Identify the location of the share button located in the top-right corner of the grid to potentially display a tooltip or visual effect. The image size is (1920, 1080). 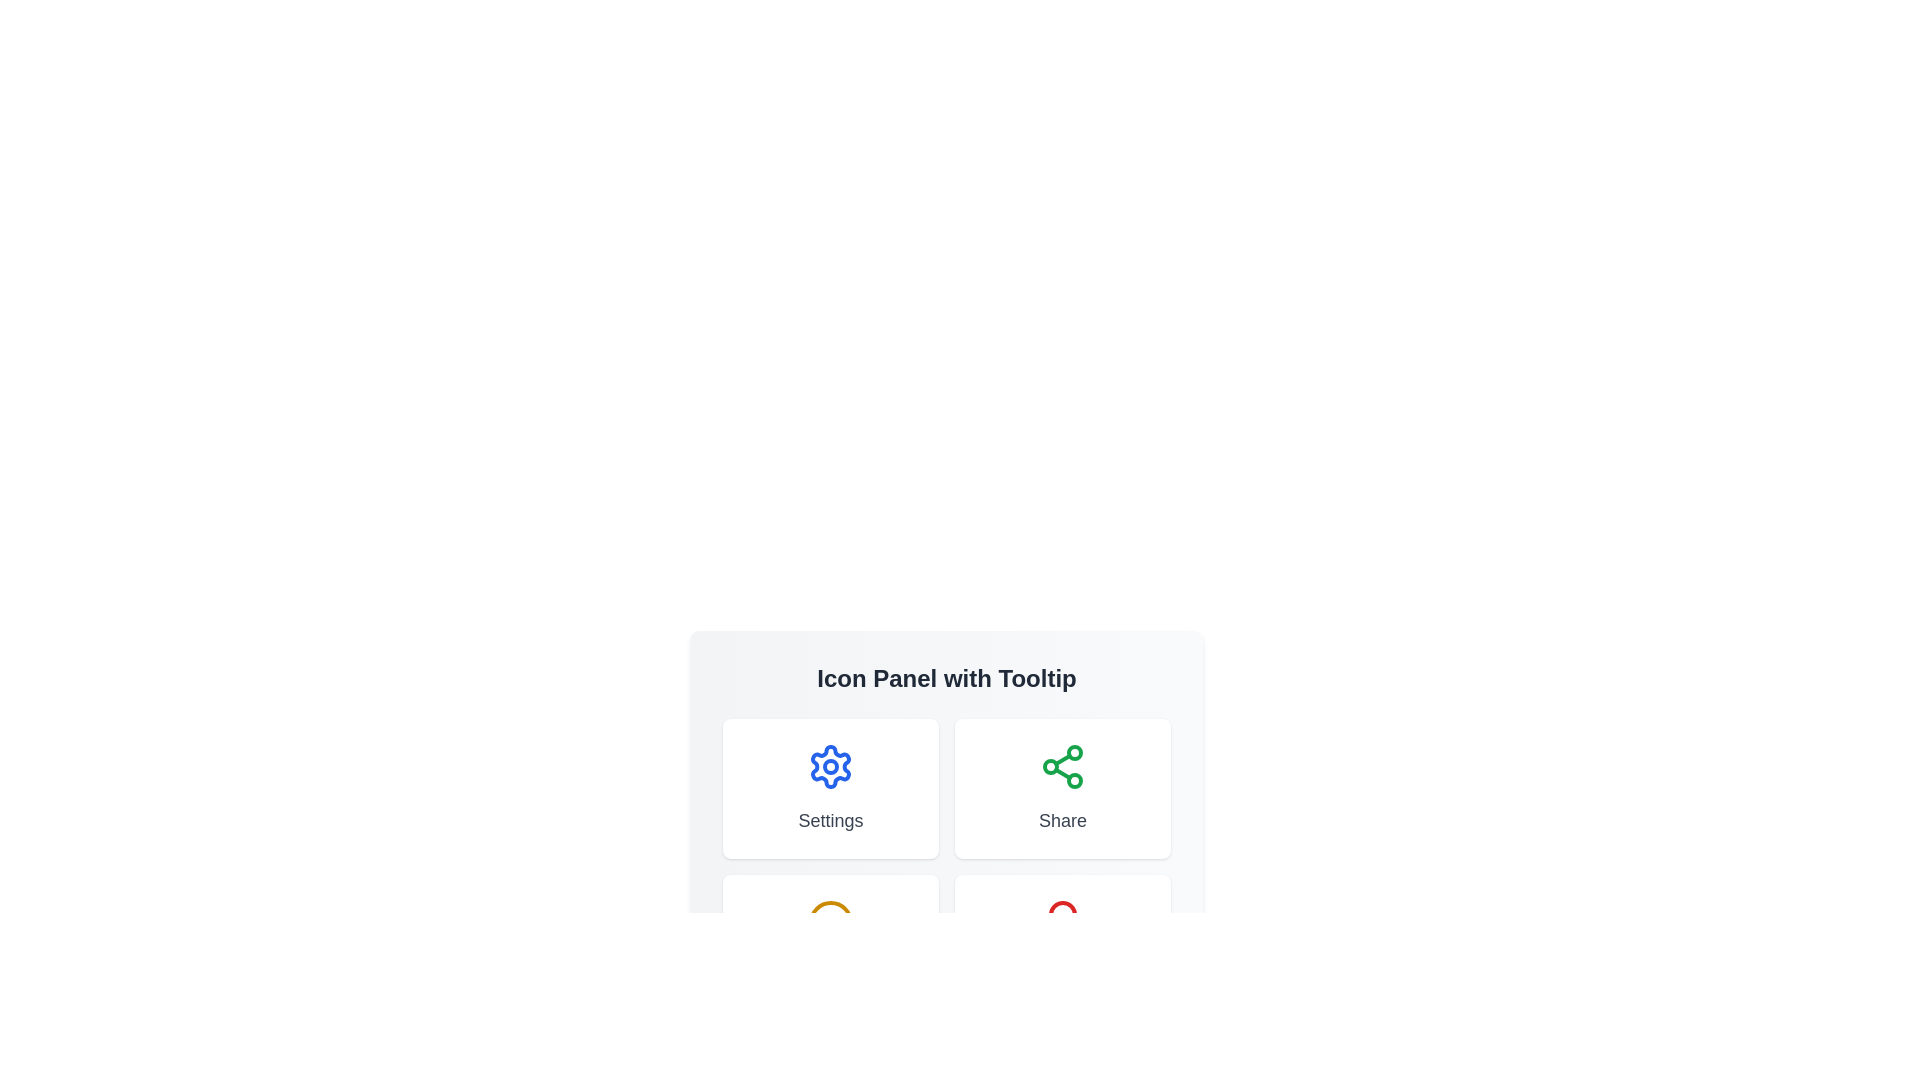
(1061, 788).